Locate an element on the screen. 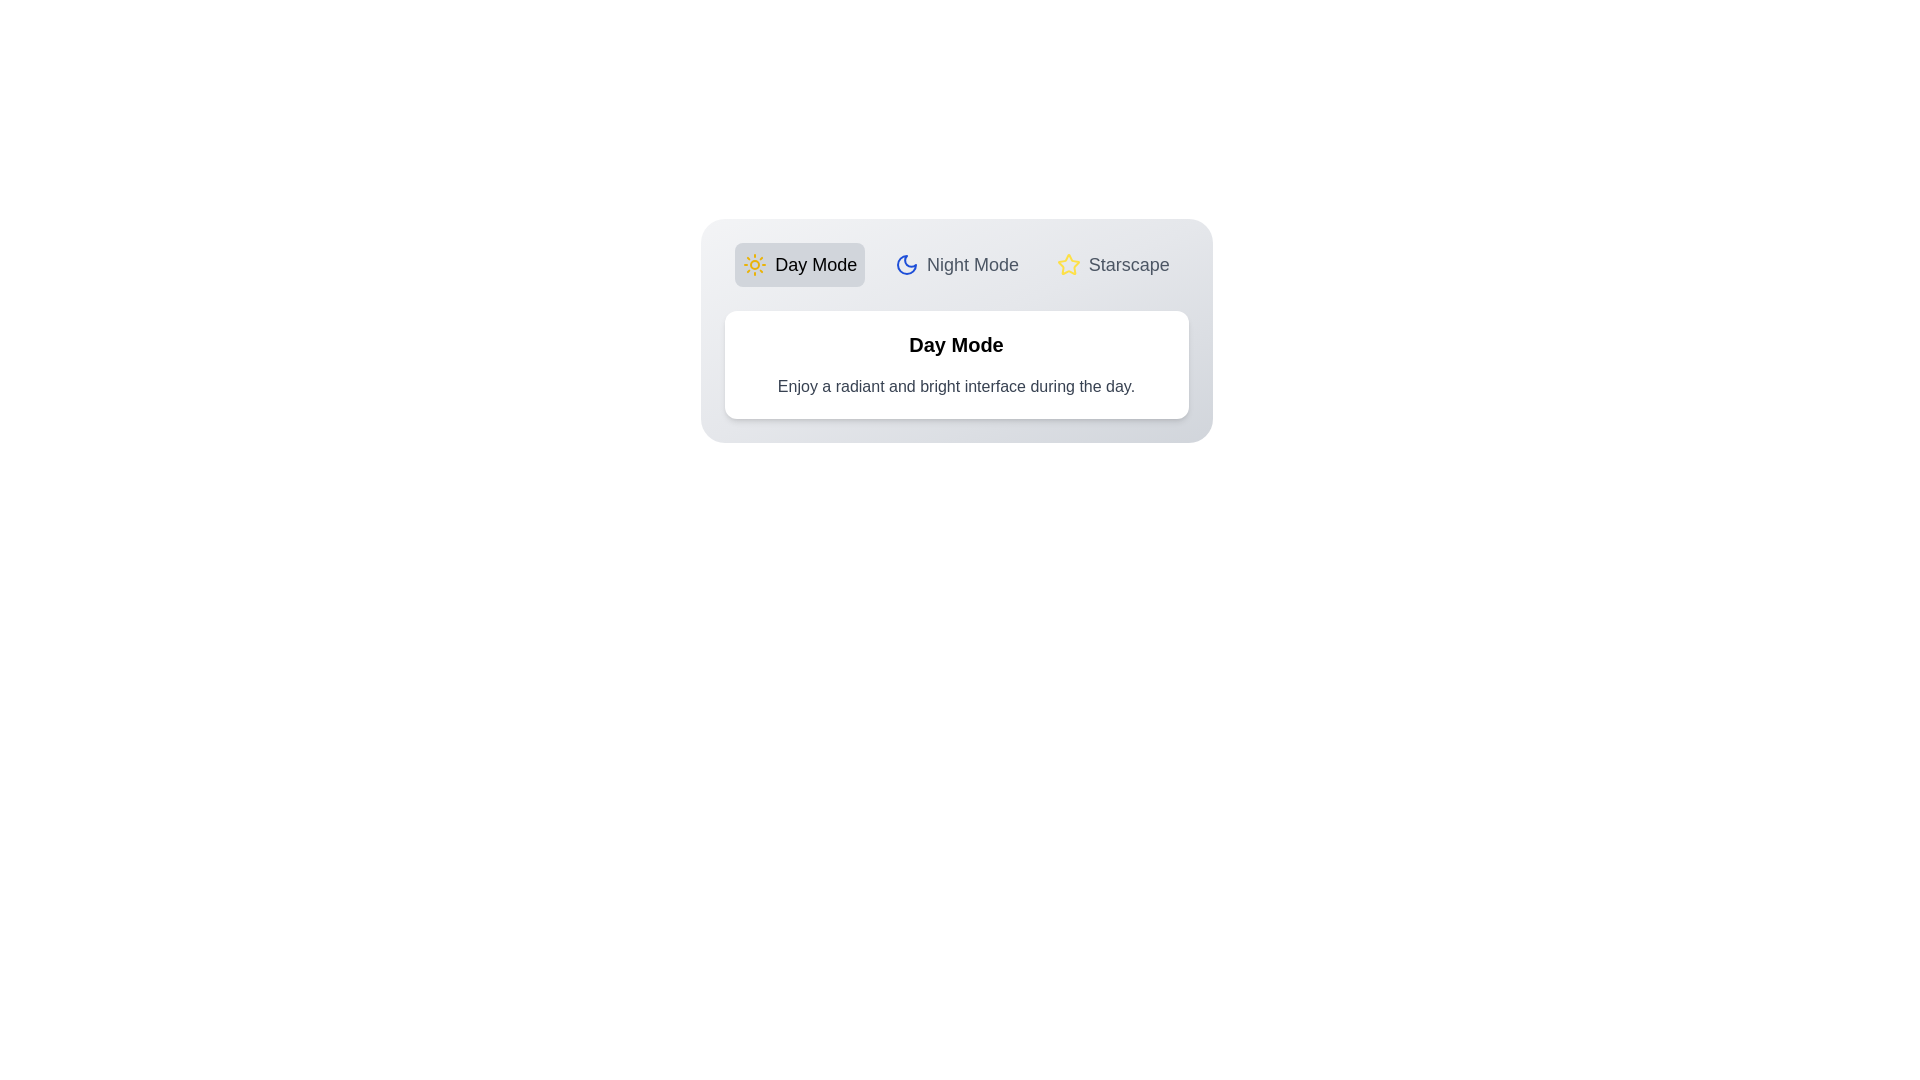  the tab corresponding to Starscape to view its content is located at coordinates (1112, 264).